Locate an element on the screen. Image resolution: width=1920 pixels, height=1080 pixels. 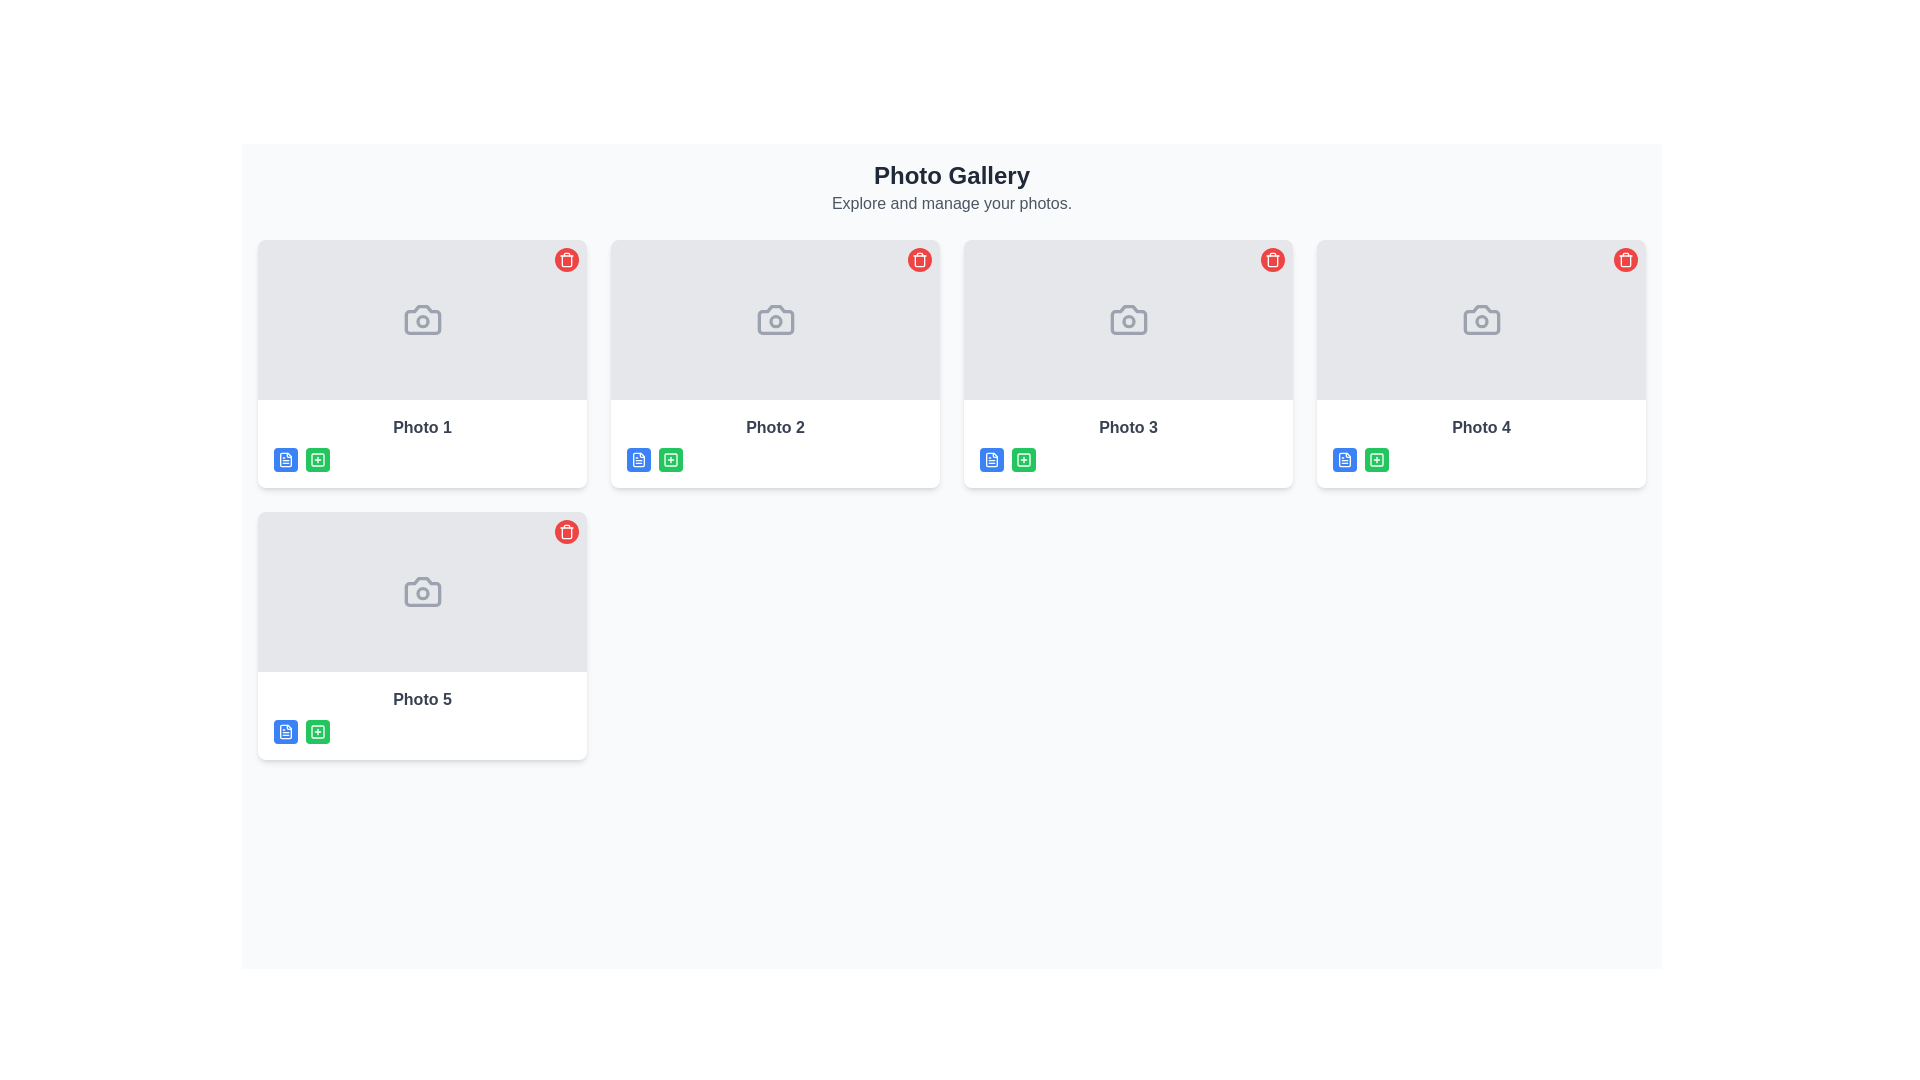
the blue icon button resembling a document or file at the bottom-left corner of the Photo 2 card is located at coordinates (637, 459).